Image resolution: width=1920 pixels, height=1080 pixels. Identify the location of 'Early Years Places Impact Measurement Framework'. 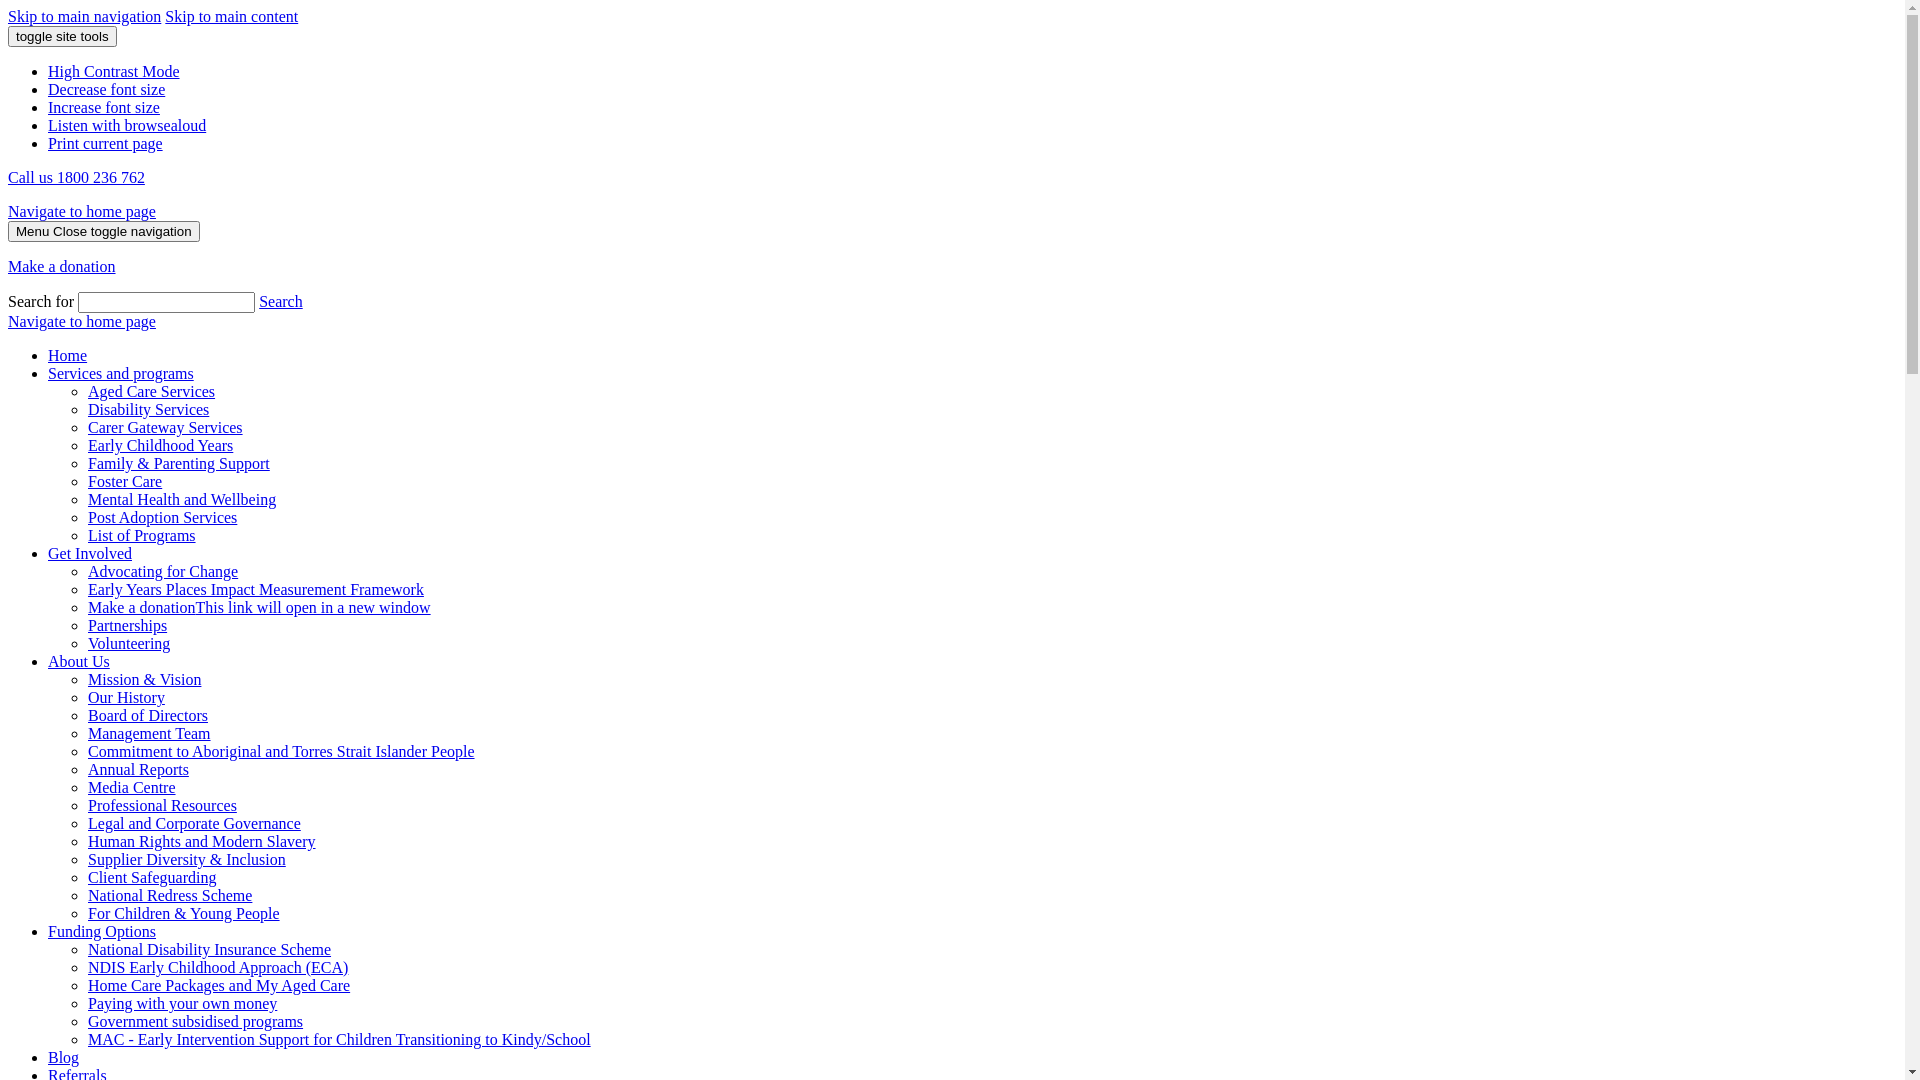
(254, 588).